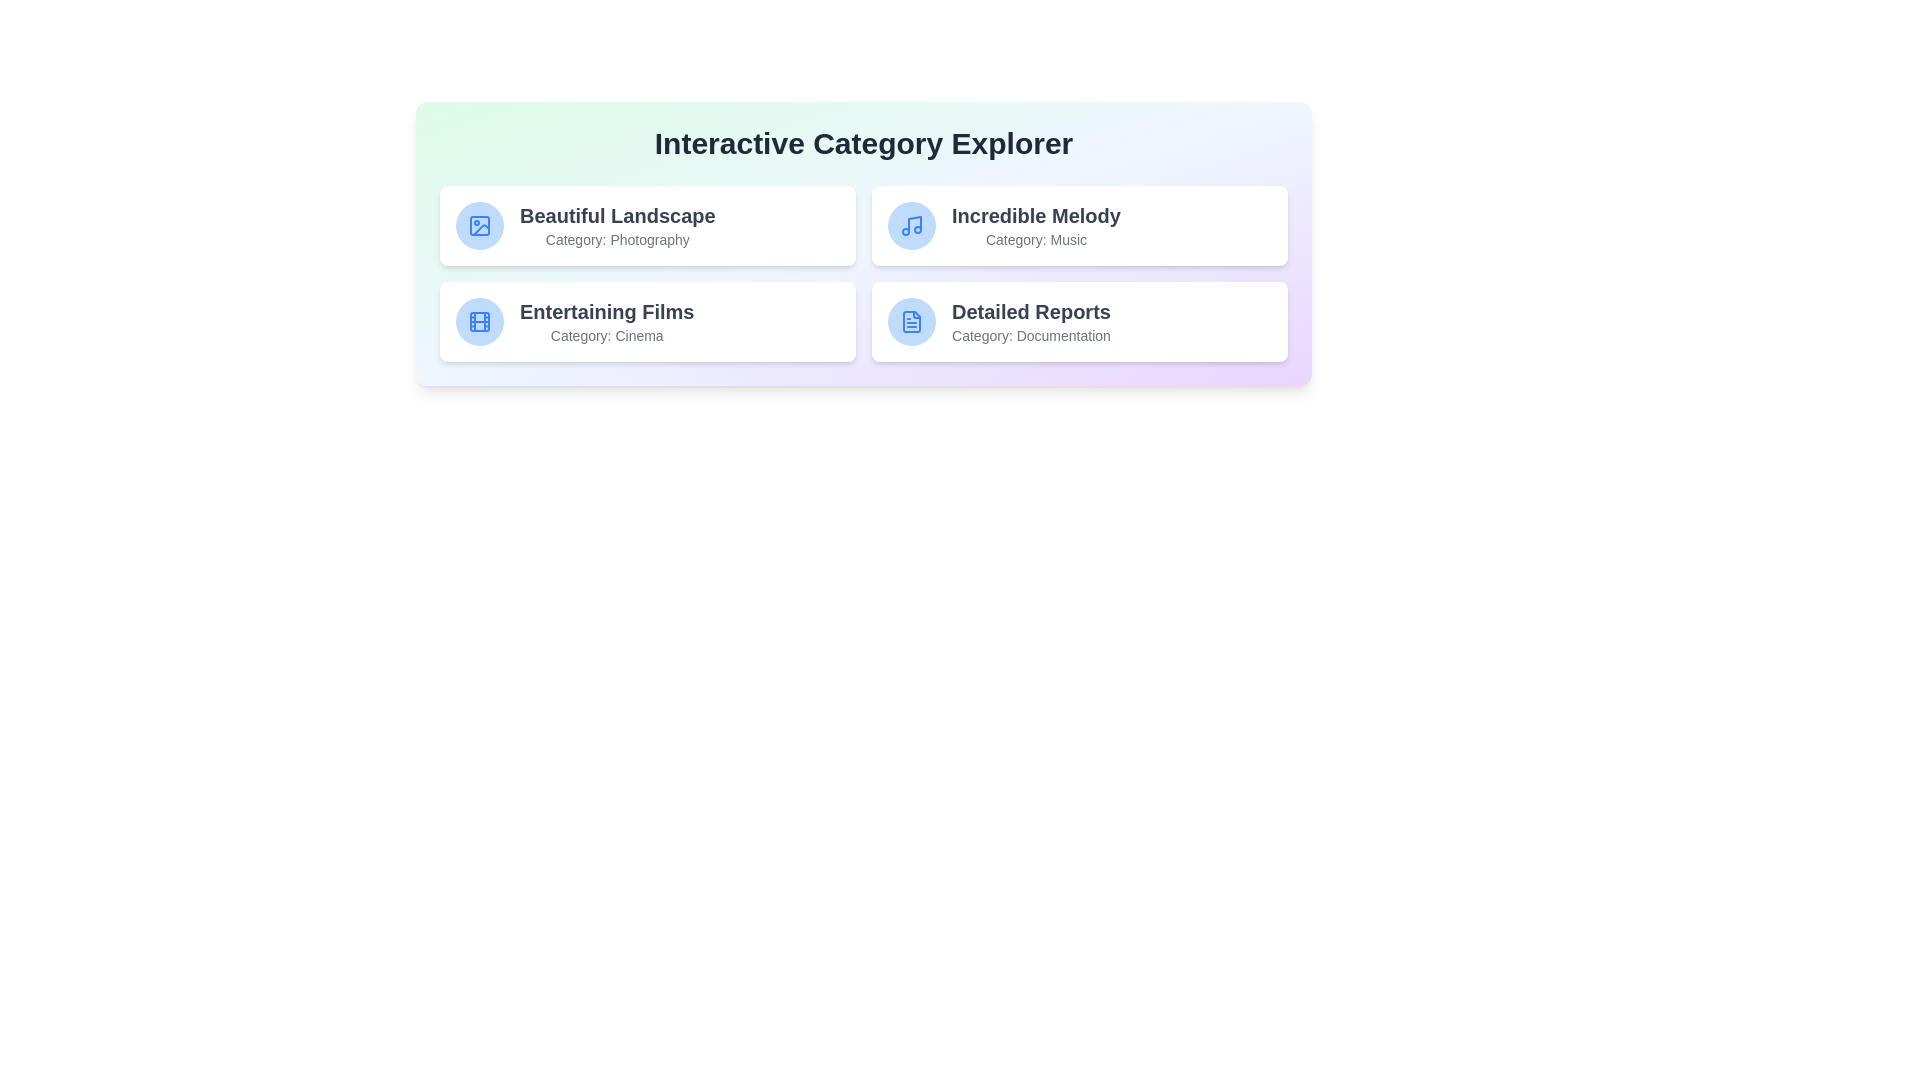 Image resolution: width=1920 pixels, height=1080 pixels. What do you see at coordinates (480, 320) in the screenshot?
I see `the icon representing the category Cinema` at bounding box center [480, 320].